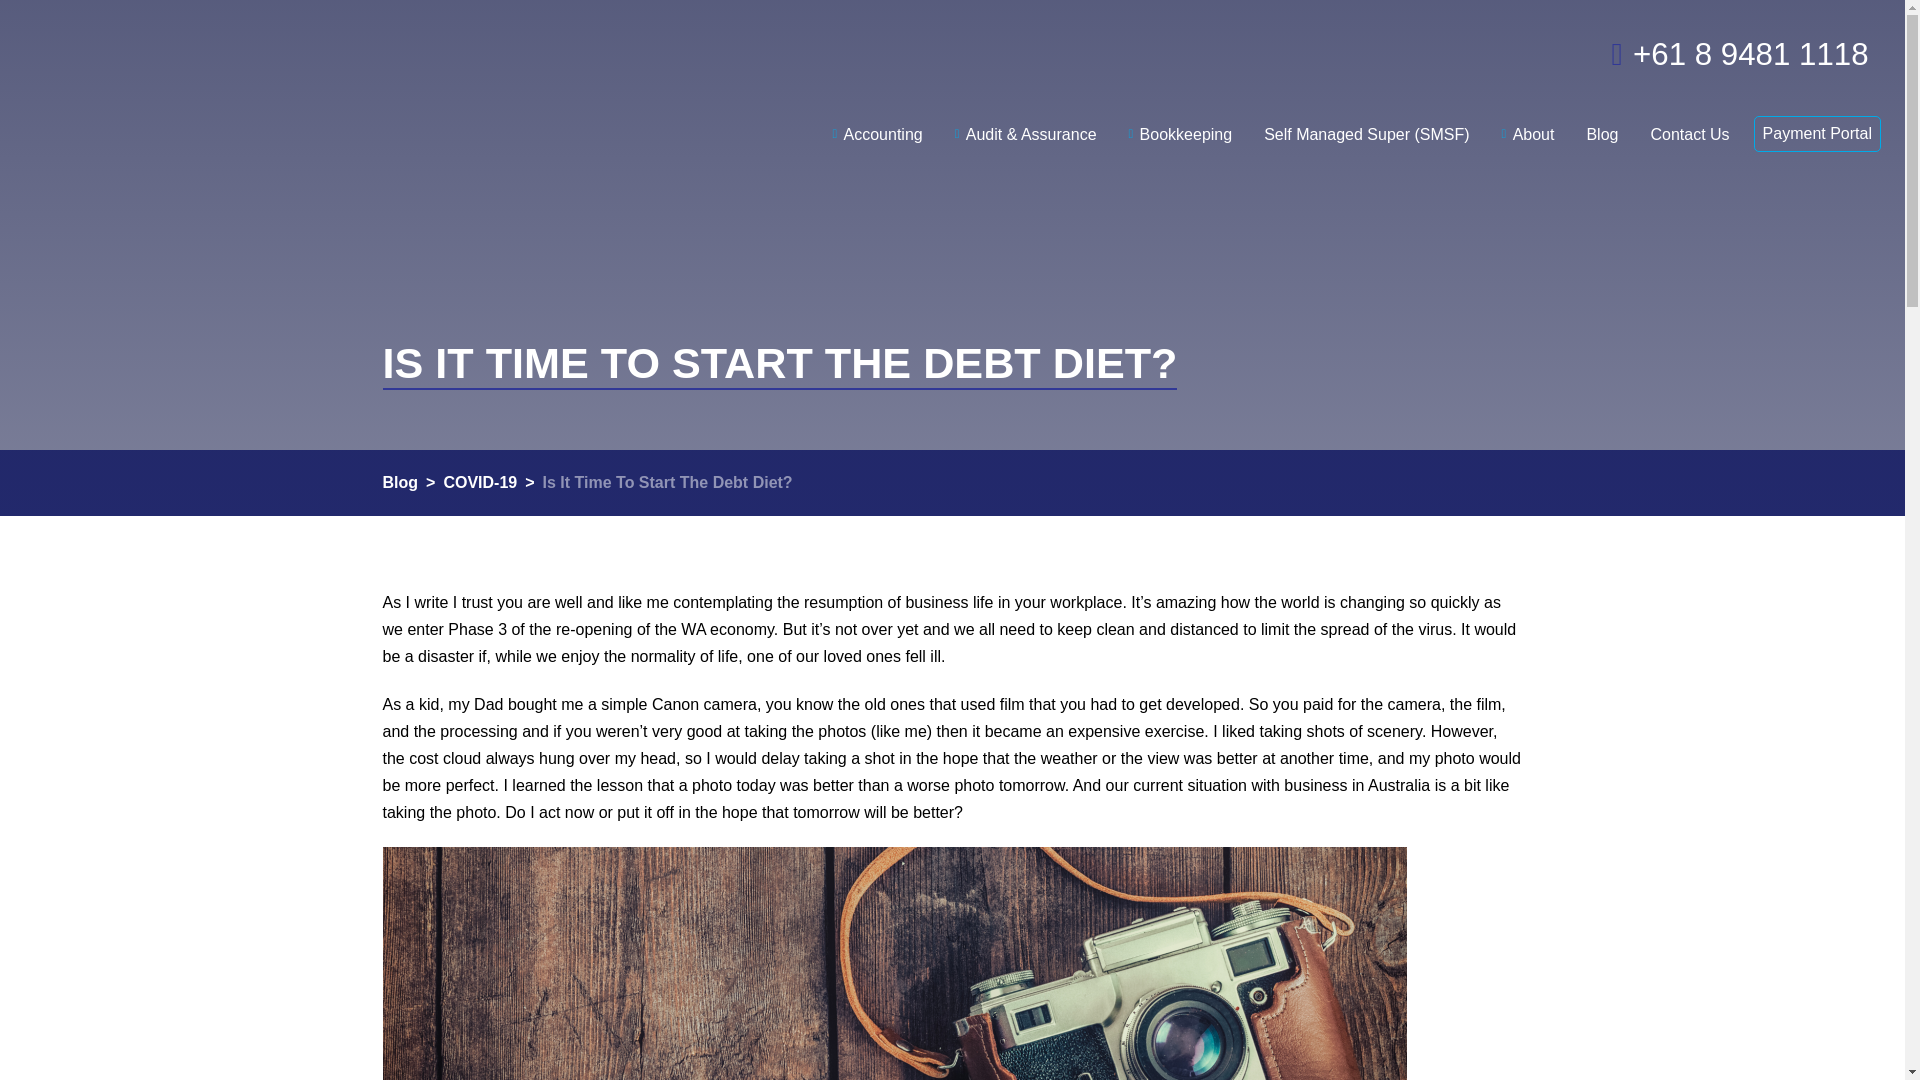 The width and height of the screenshot is (1920, 1080). What do you see at coordinates (938, 119) in the screenshot?
I see `'Audit & Assurance'` at bounding box center [938, 119].